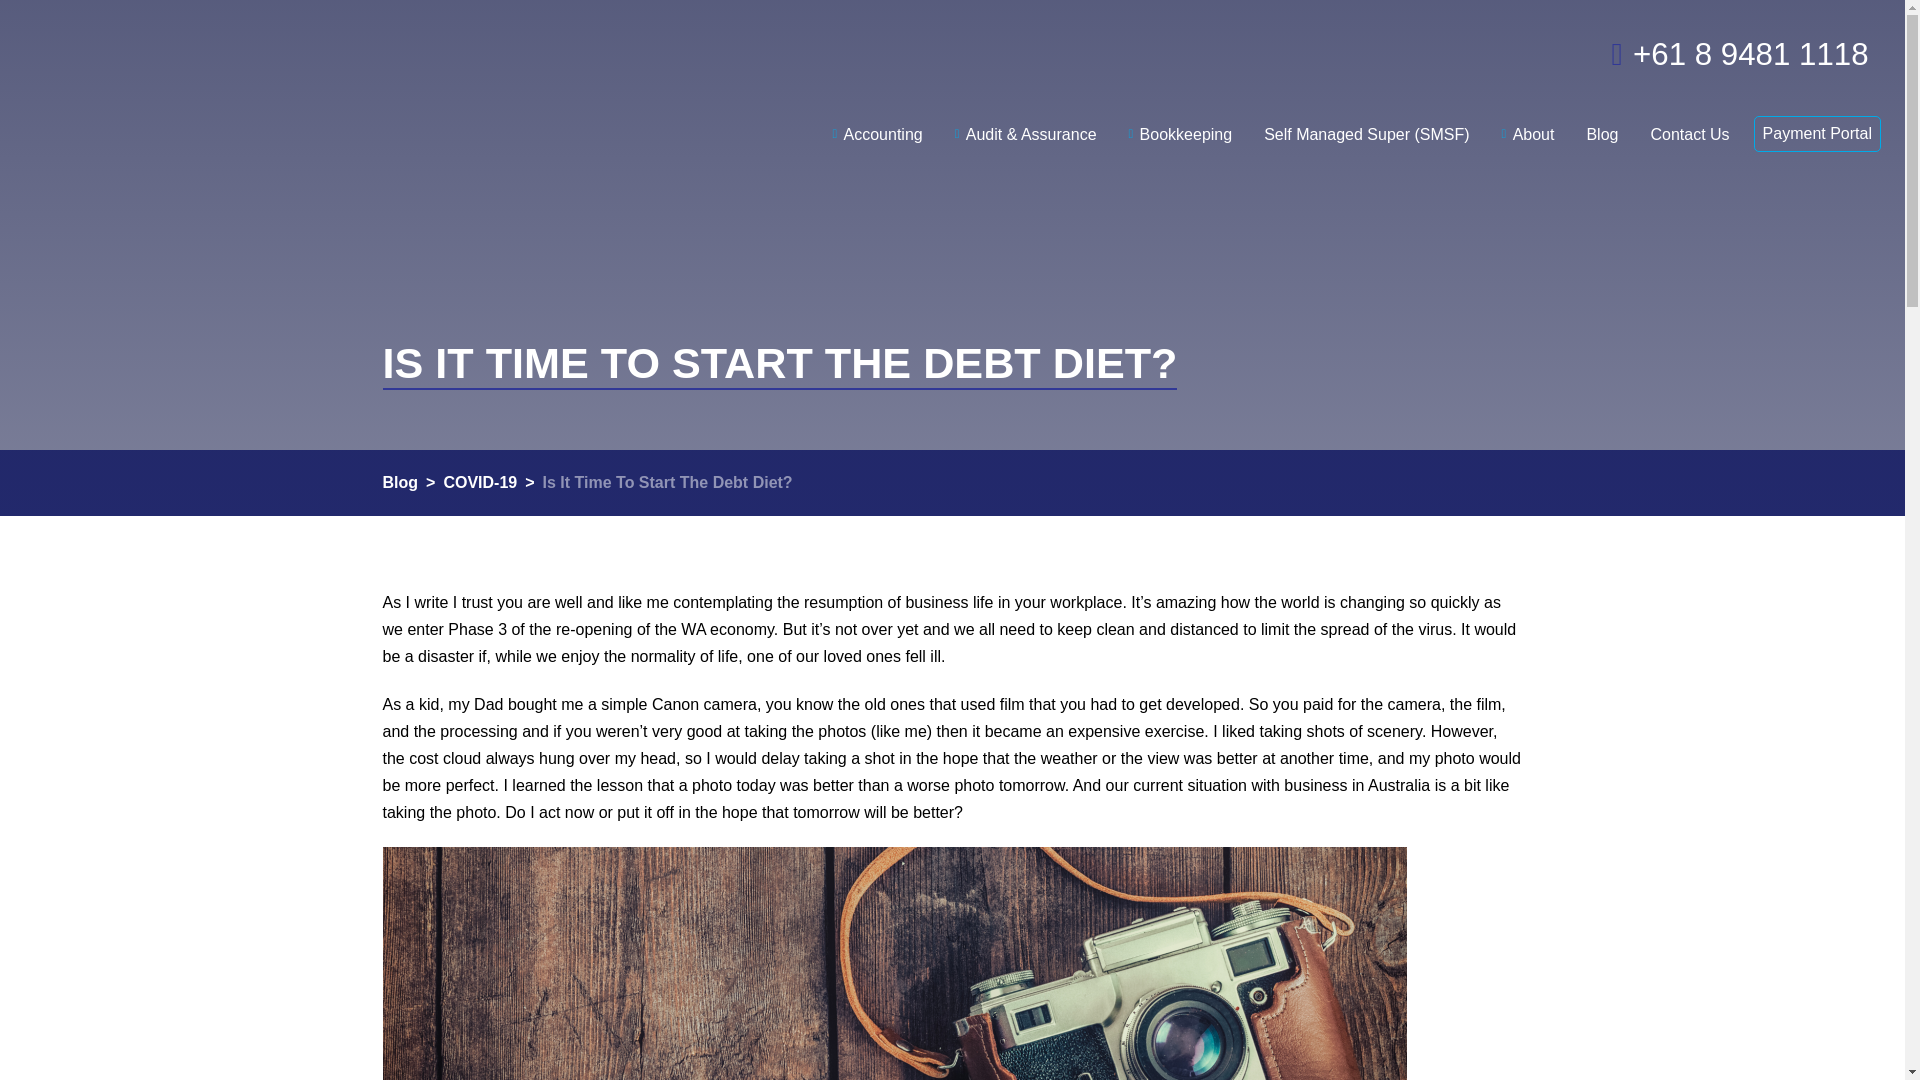 The width and height of the screenshot is (1920, 1080). What do you see at coordinates (938, 119) in the screenshot?
I see `'Audit & Assurance'` at bounding box center [938, 119].